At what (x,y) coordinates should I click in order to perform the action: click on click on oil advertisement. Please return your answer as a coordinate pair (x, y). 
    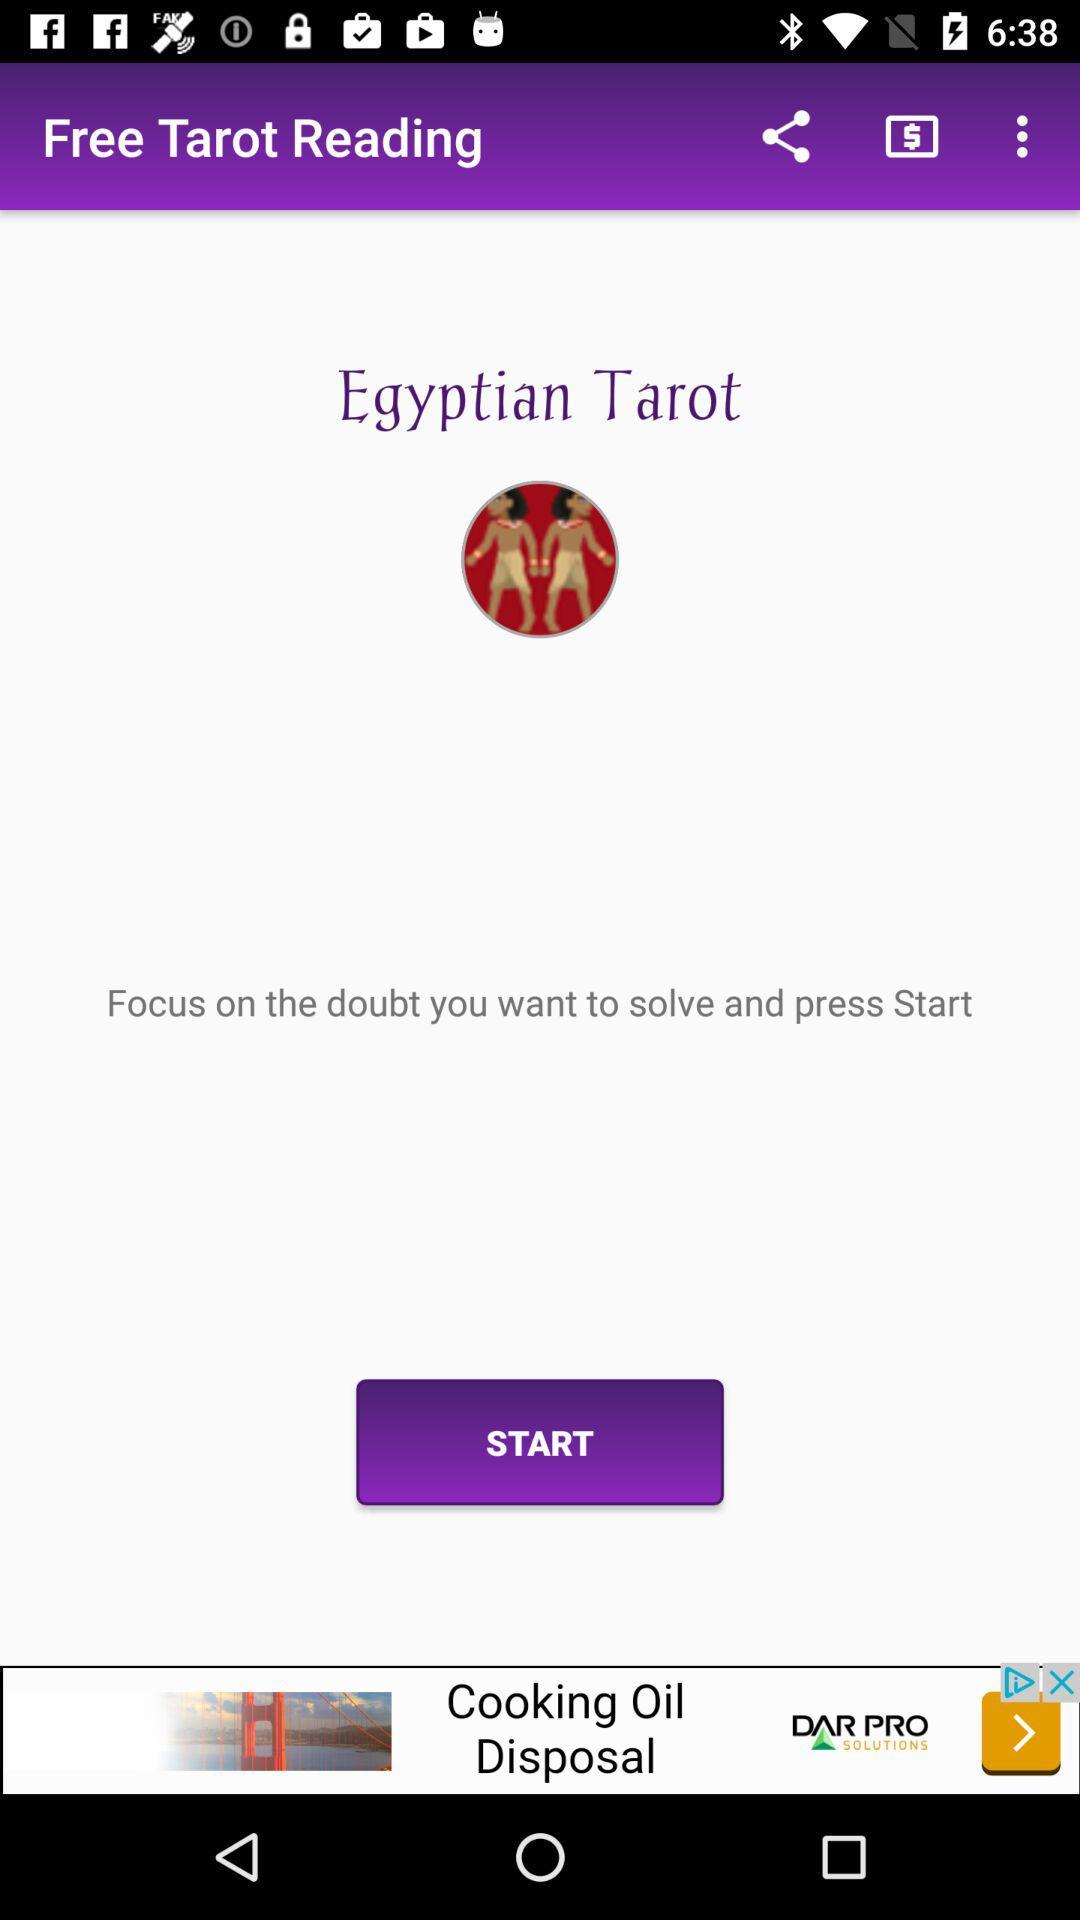
    Looking at the image, I should click on (540, 1727).